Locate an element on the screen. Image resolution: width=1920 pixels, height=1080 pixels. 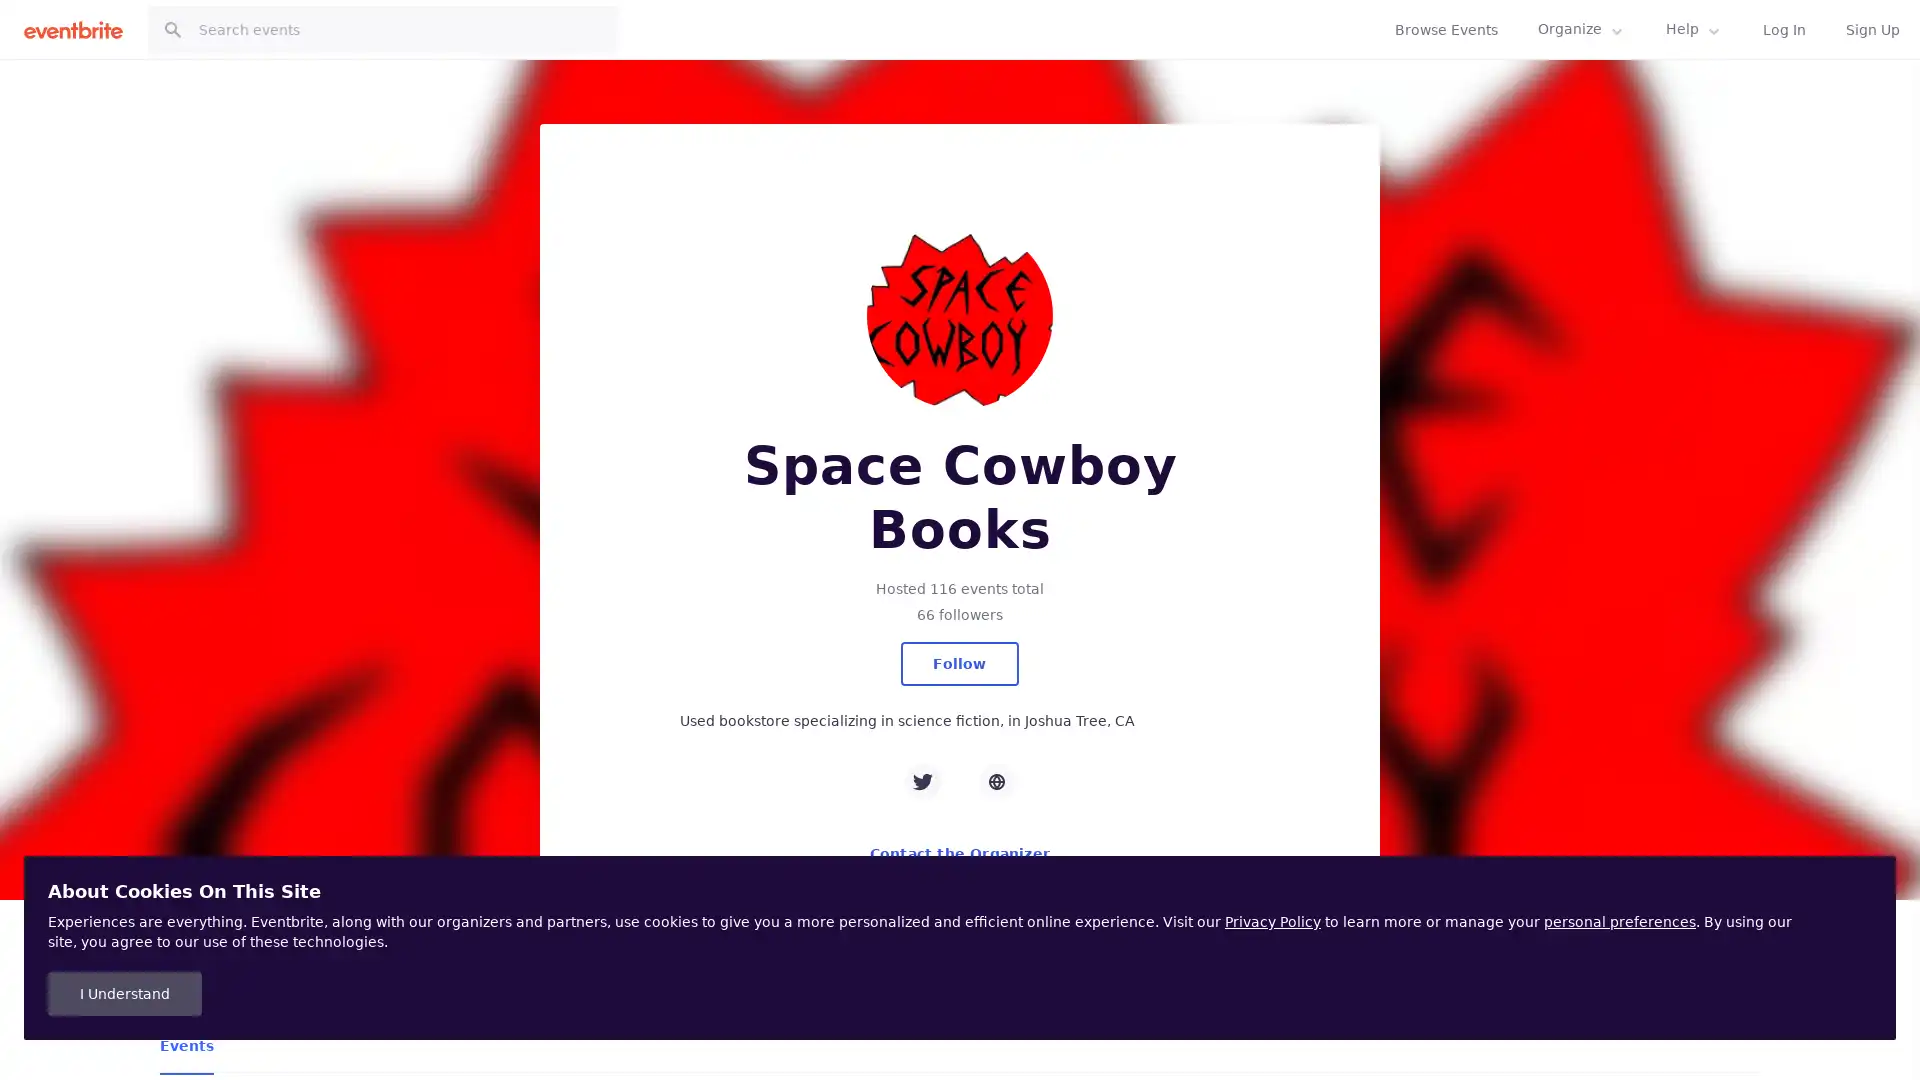
Follow is located at coordinates (958, 663).